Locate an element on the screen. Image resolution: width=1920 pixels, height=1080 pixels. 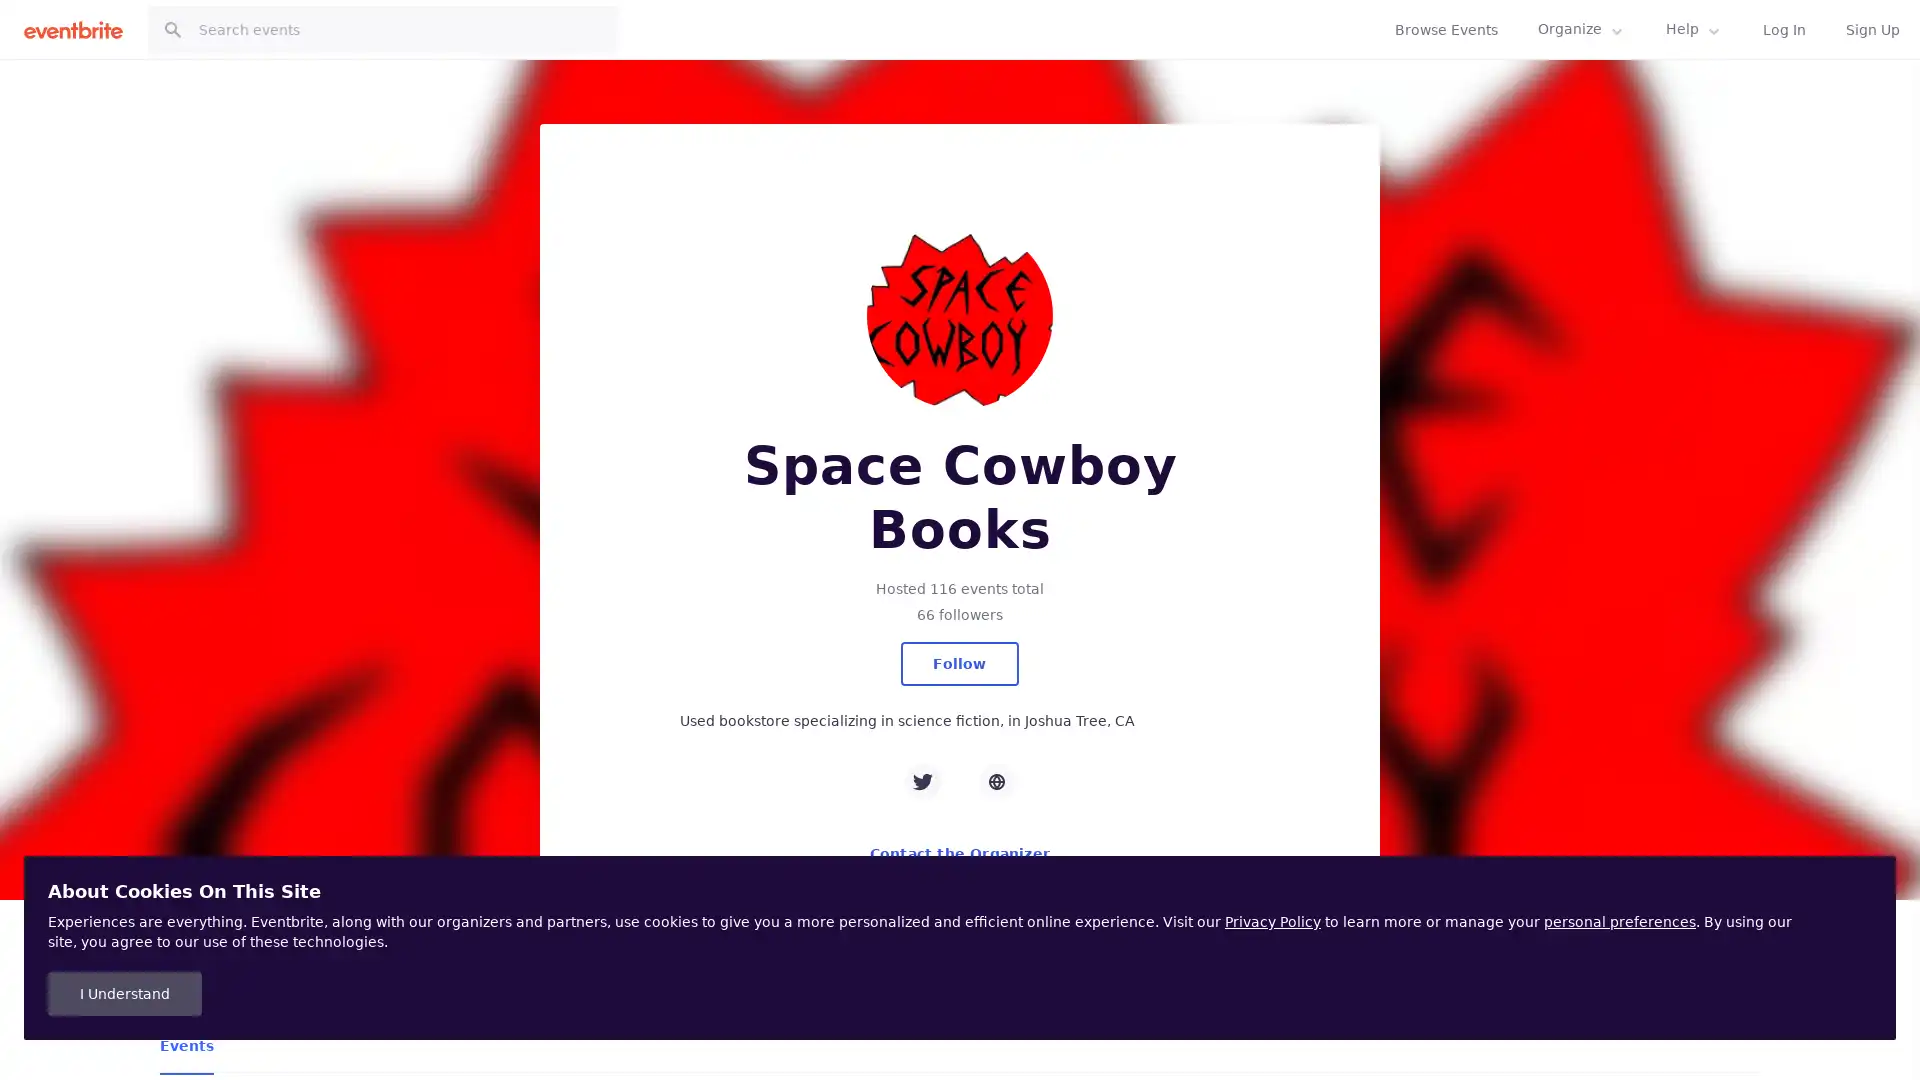
Follow is located at coordinates (958, 663).